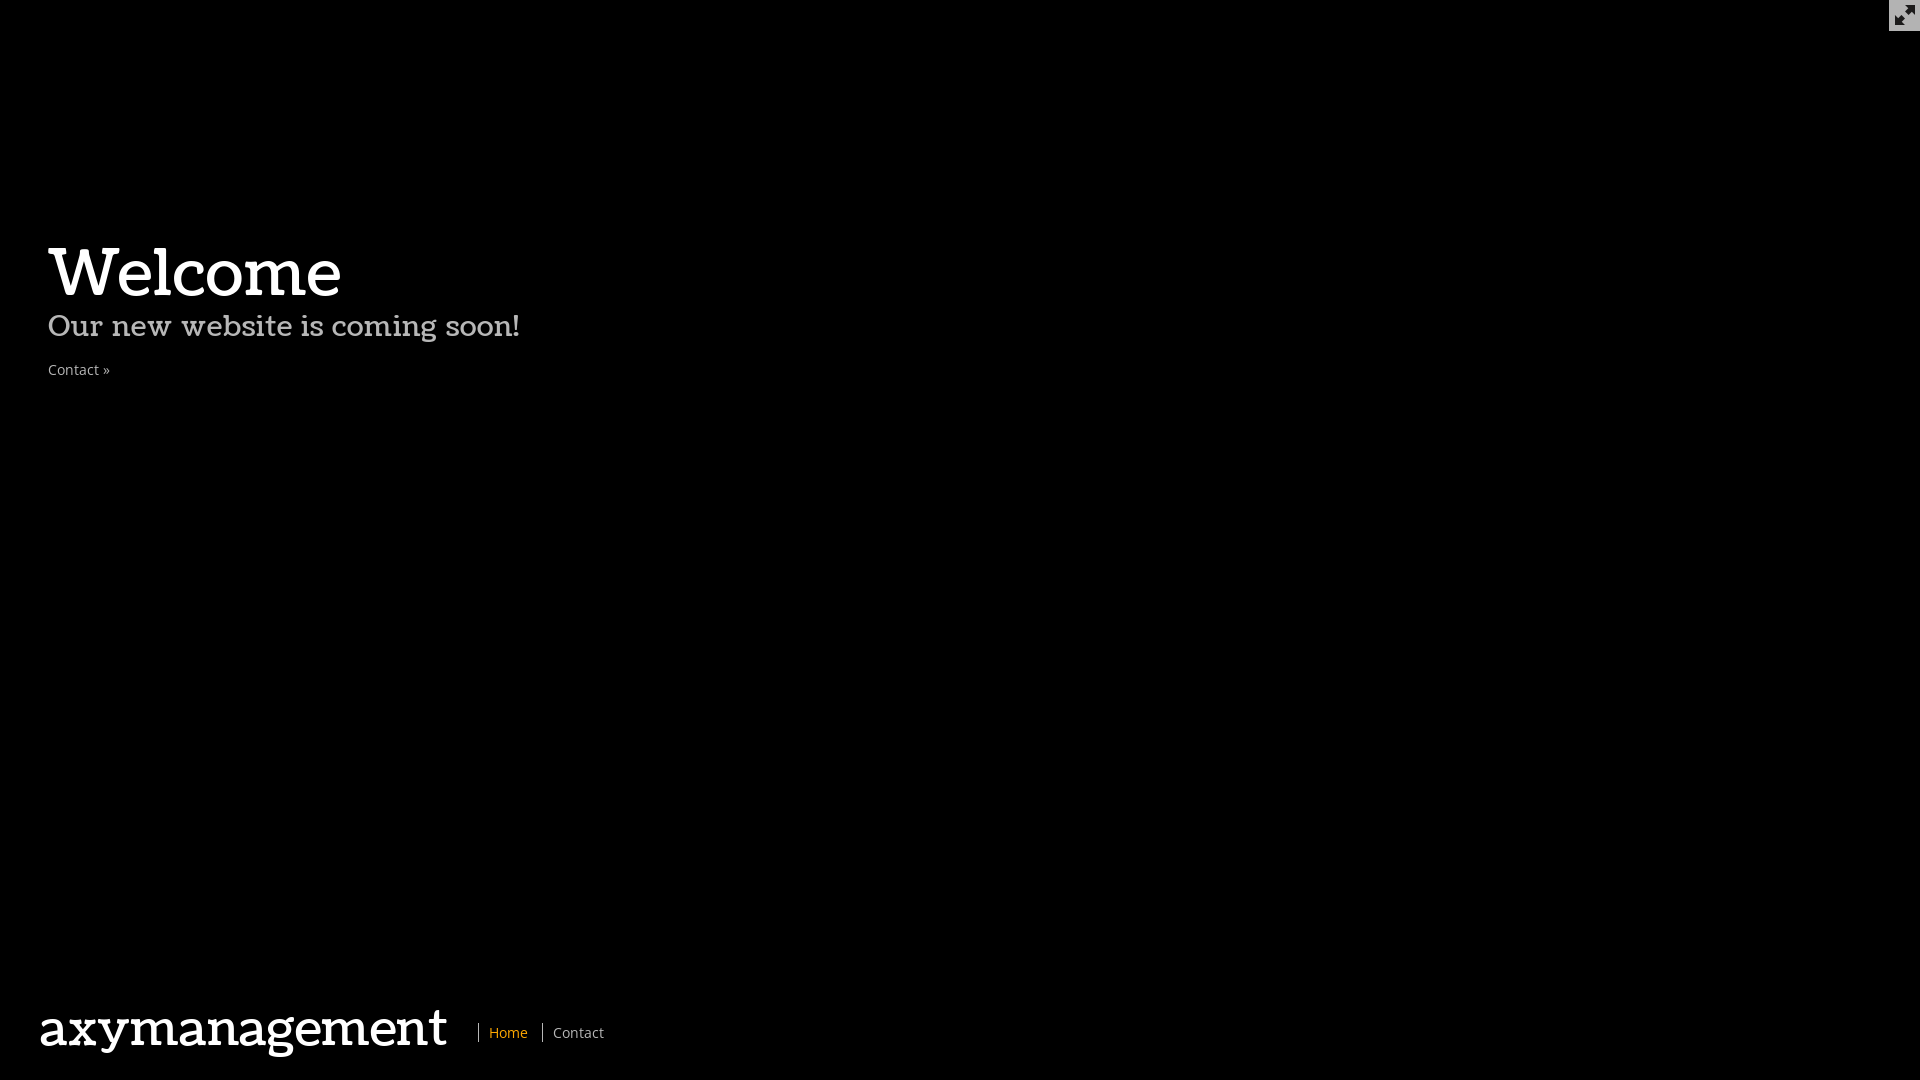 This screenshot has height=1080, width=1920. What do you see at coordinates (508, 1032) in the screenshot?
I see `'Home'` at bounding box center [508, 1032].